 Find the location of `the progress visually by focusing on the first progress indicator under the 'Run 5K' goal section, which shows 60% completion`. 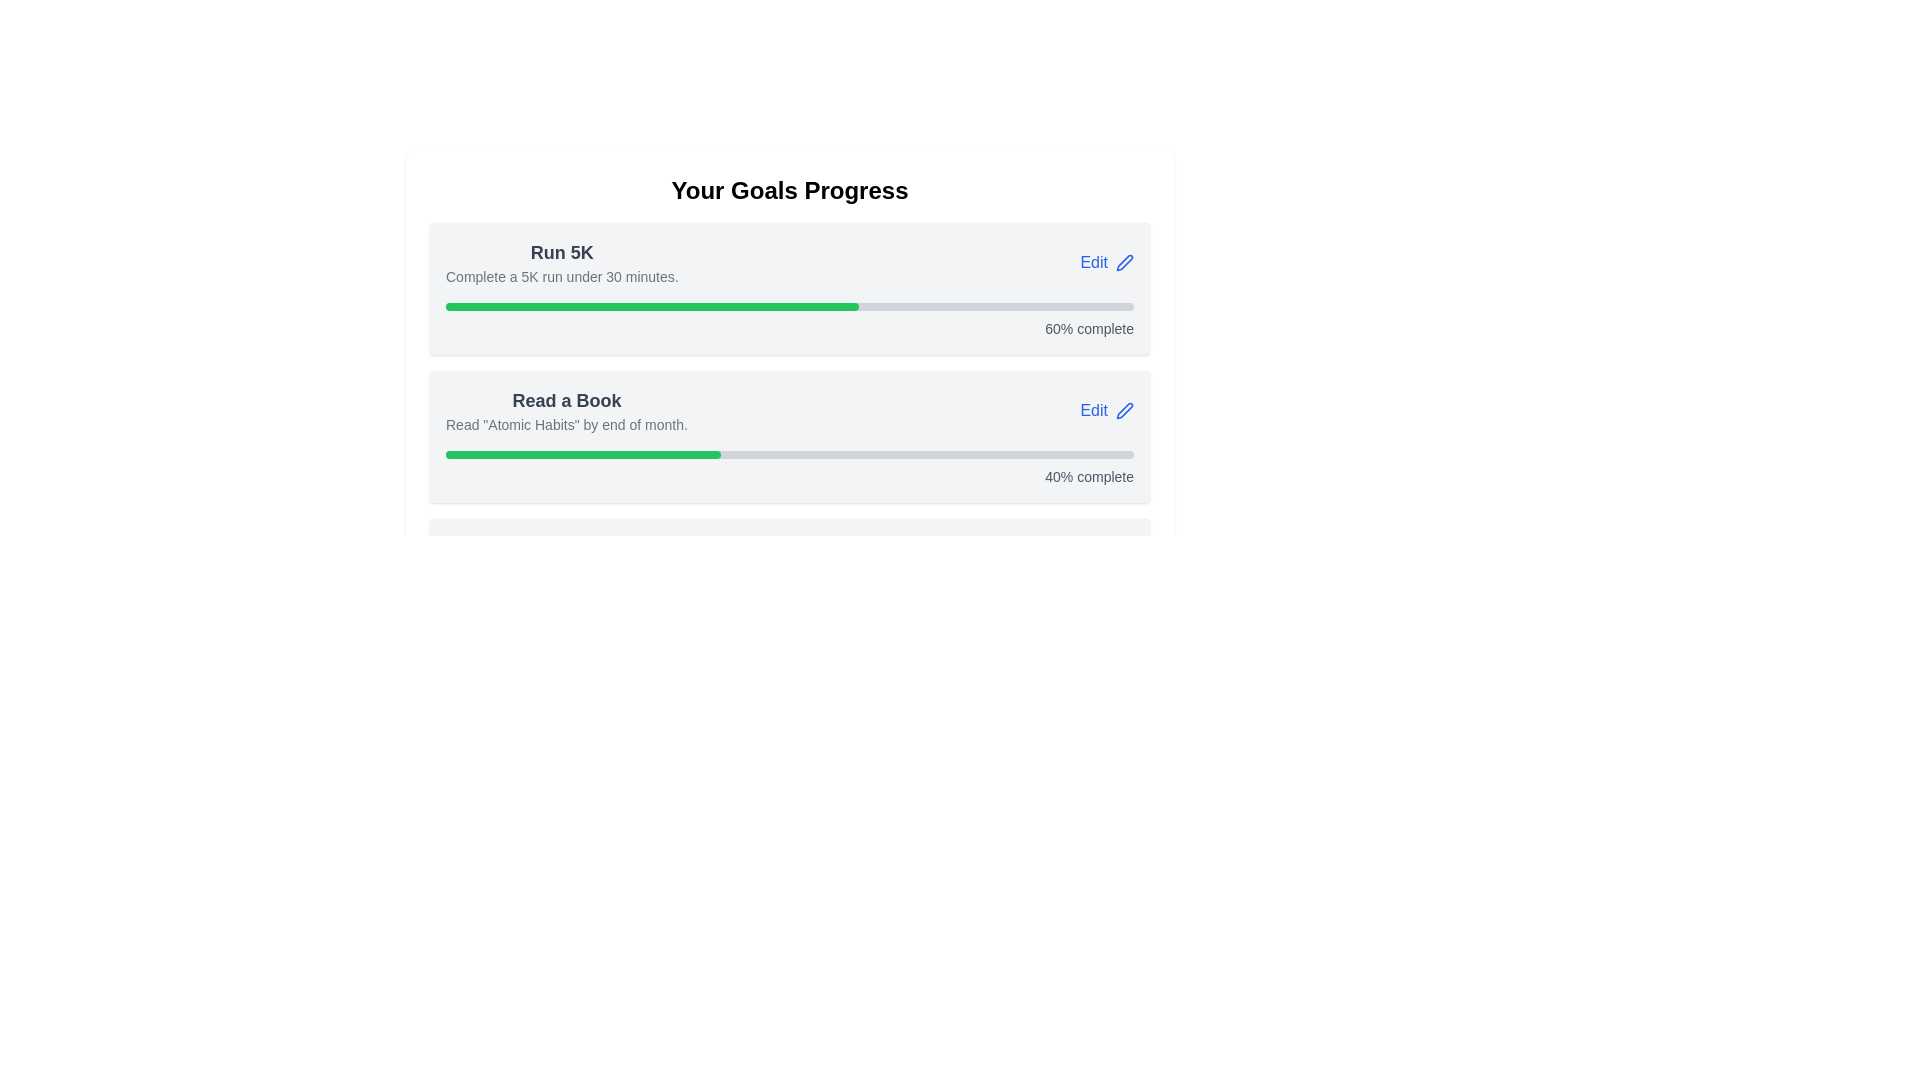

the progress visually by focusing on the first progress indicator under the 'Run 5K' goal section, which shows 60% completion is located at coordinates (789, 307).